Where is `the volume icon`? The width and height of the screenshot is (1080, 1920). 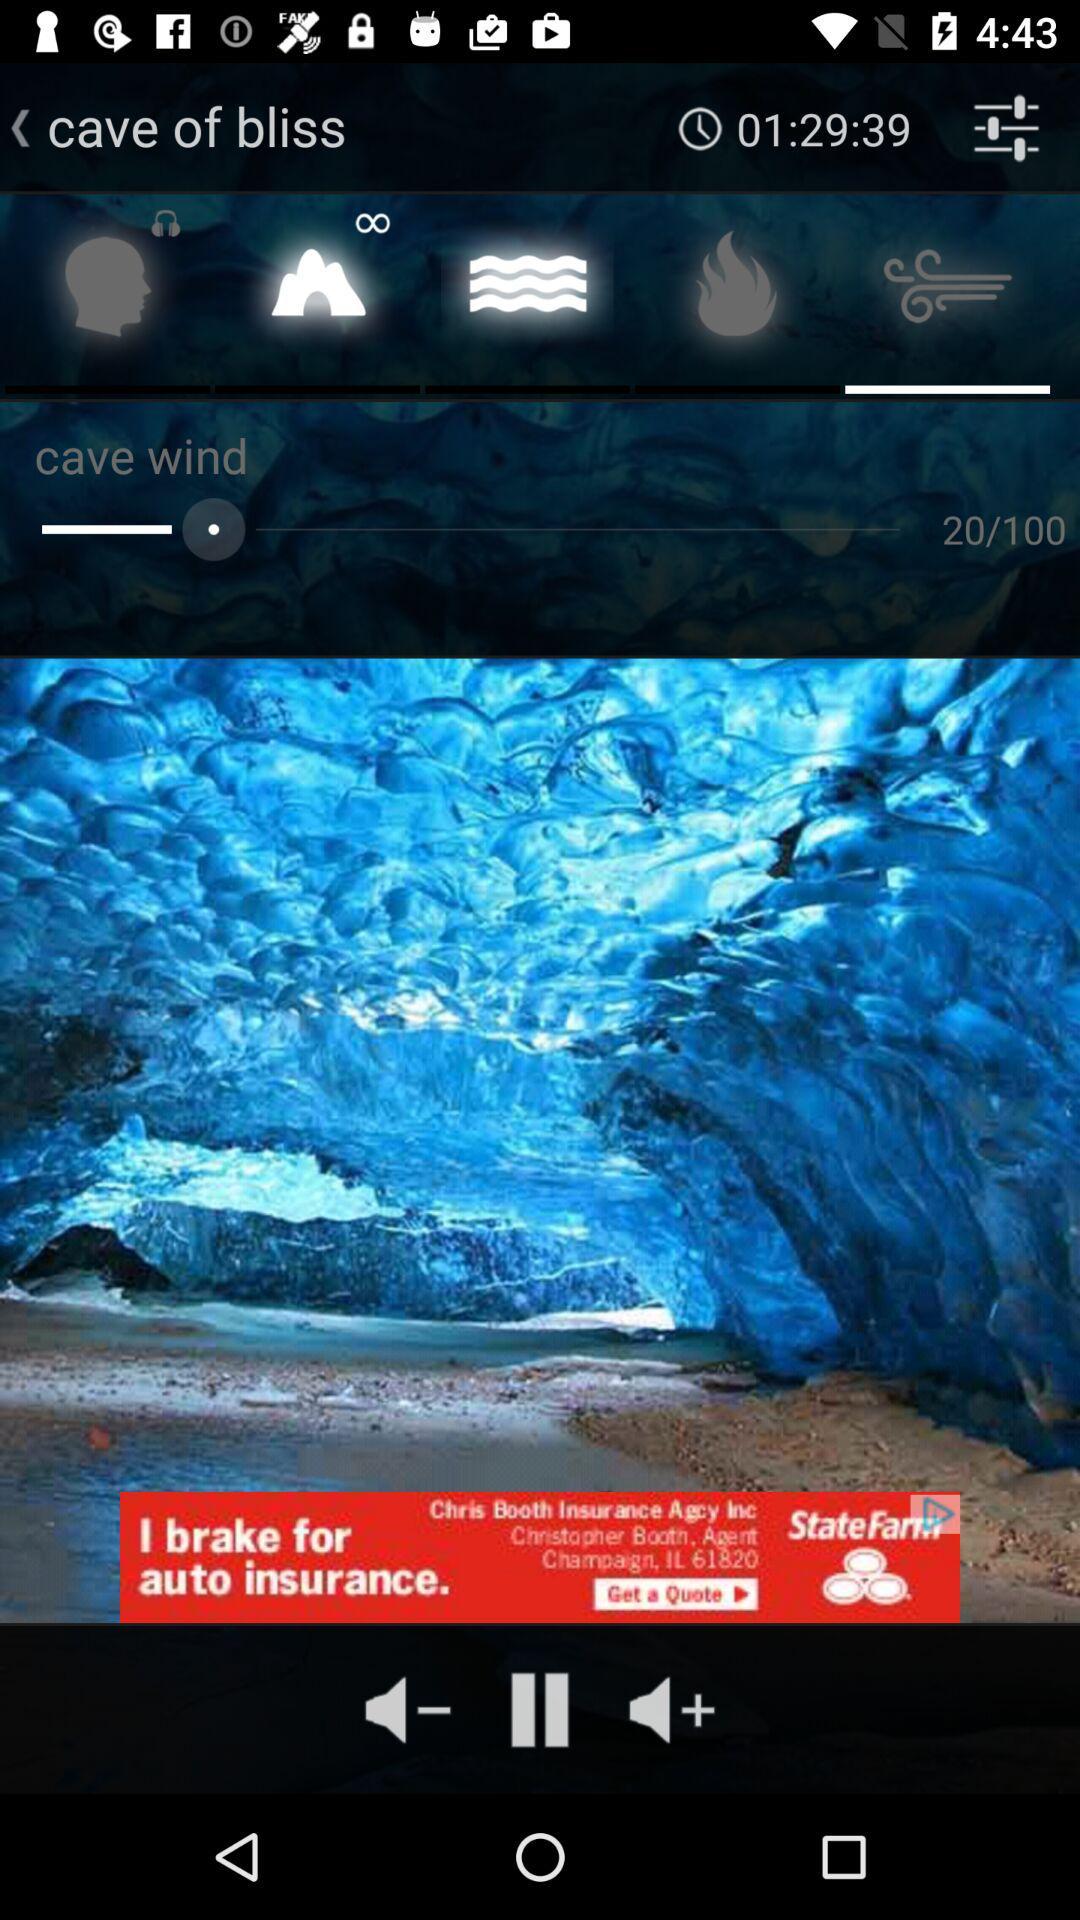
the volume icon is located at coordinates (671, 1708).